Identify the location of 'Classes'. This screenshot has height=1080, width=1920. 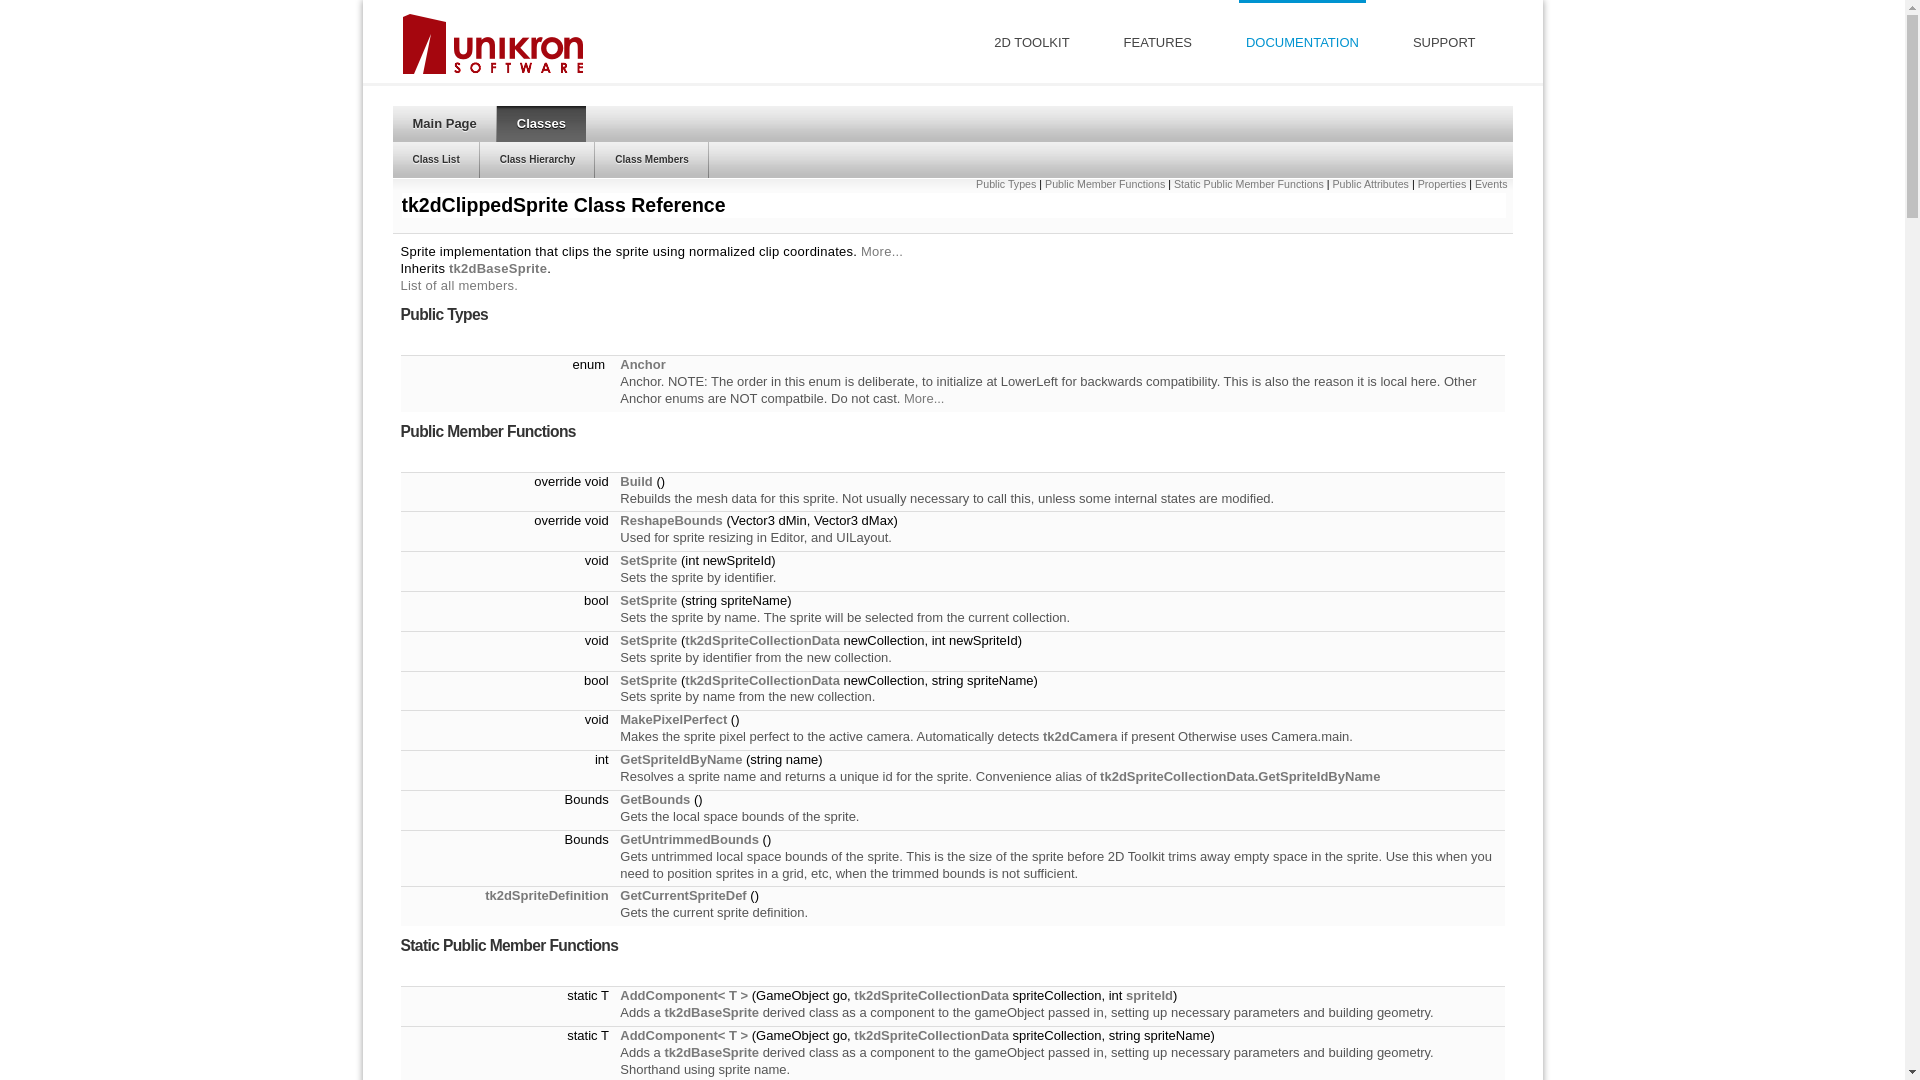
(541, 123).